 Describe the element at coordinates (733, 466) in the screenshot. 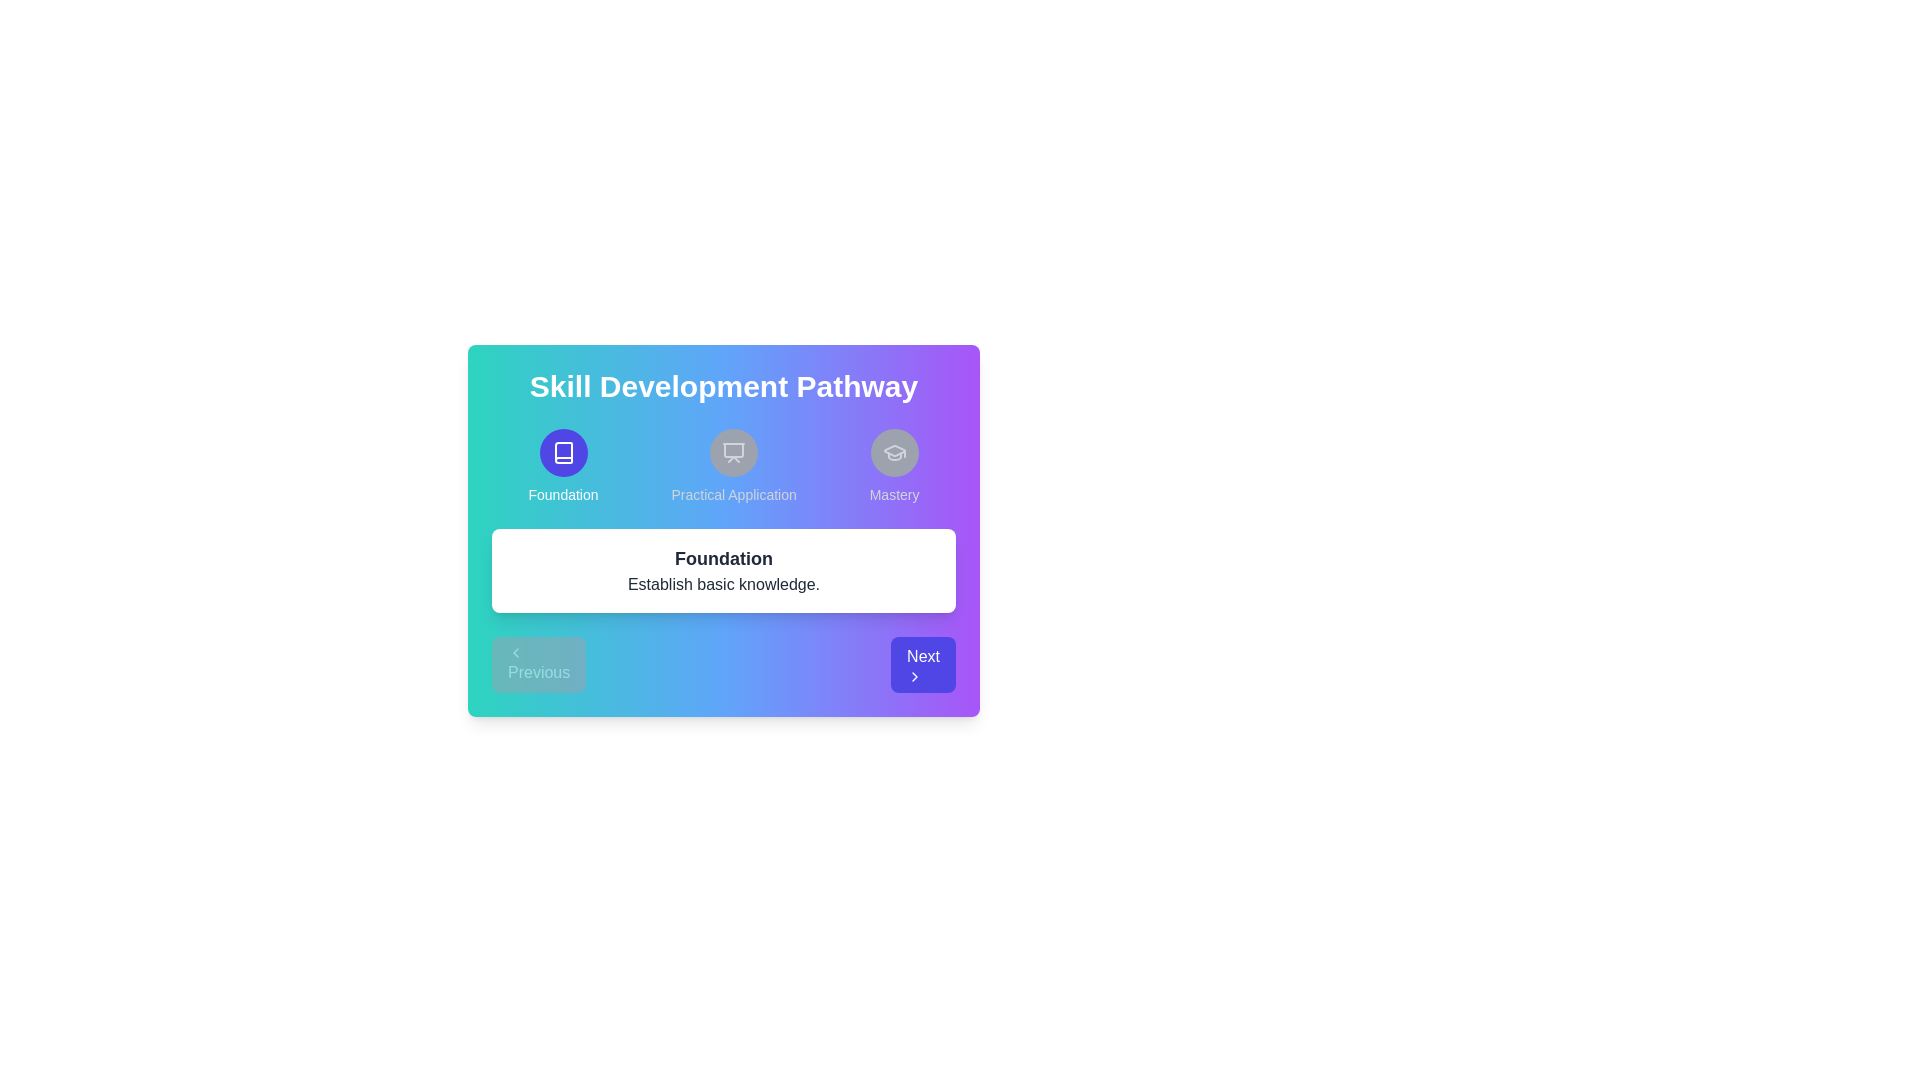

I see `the element representing Practical Application` at that location.